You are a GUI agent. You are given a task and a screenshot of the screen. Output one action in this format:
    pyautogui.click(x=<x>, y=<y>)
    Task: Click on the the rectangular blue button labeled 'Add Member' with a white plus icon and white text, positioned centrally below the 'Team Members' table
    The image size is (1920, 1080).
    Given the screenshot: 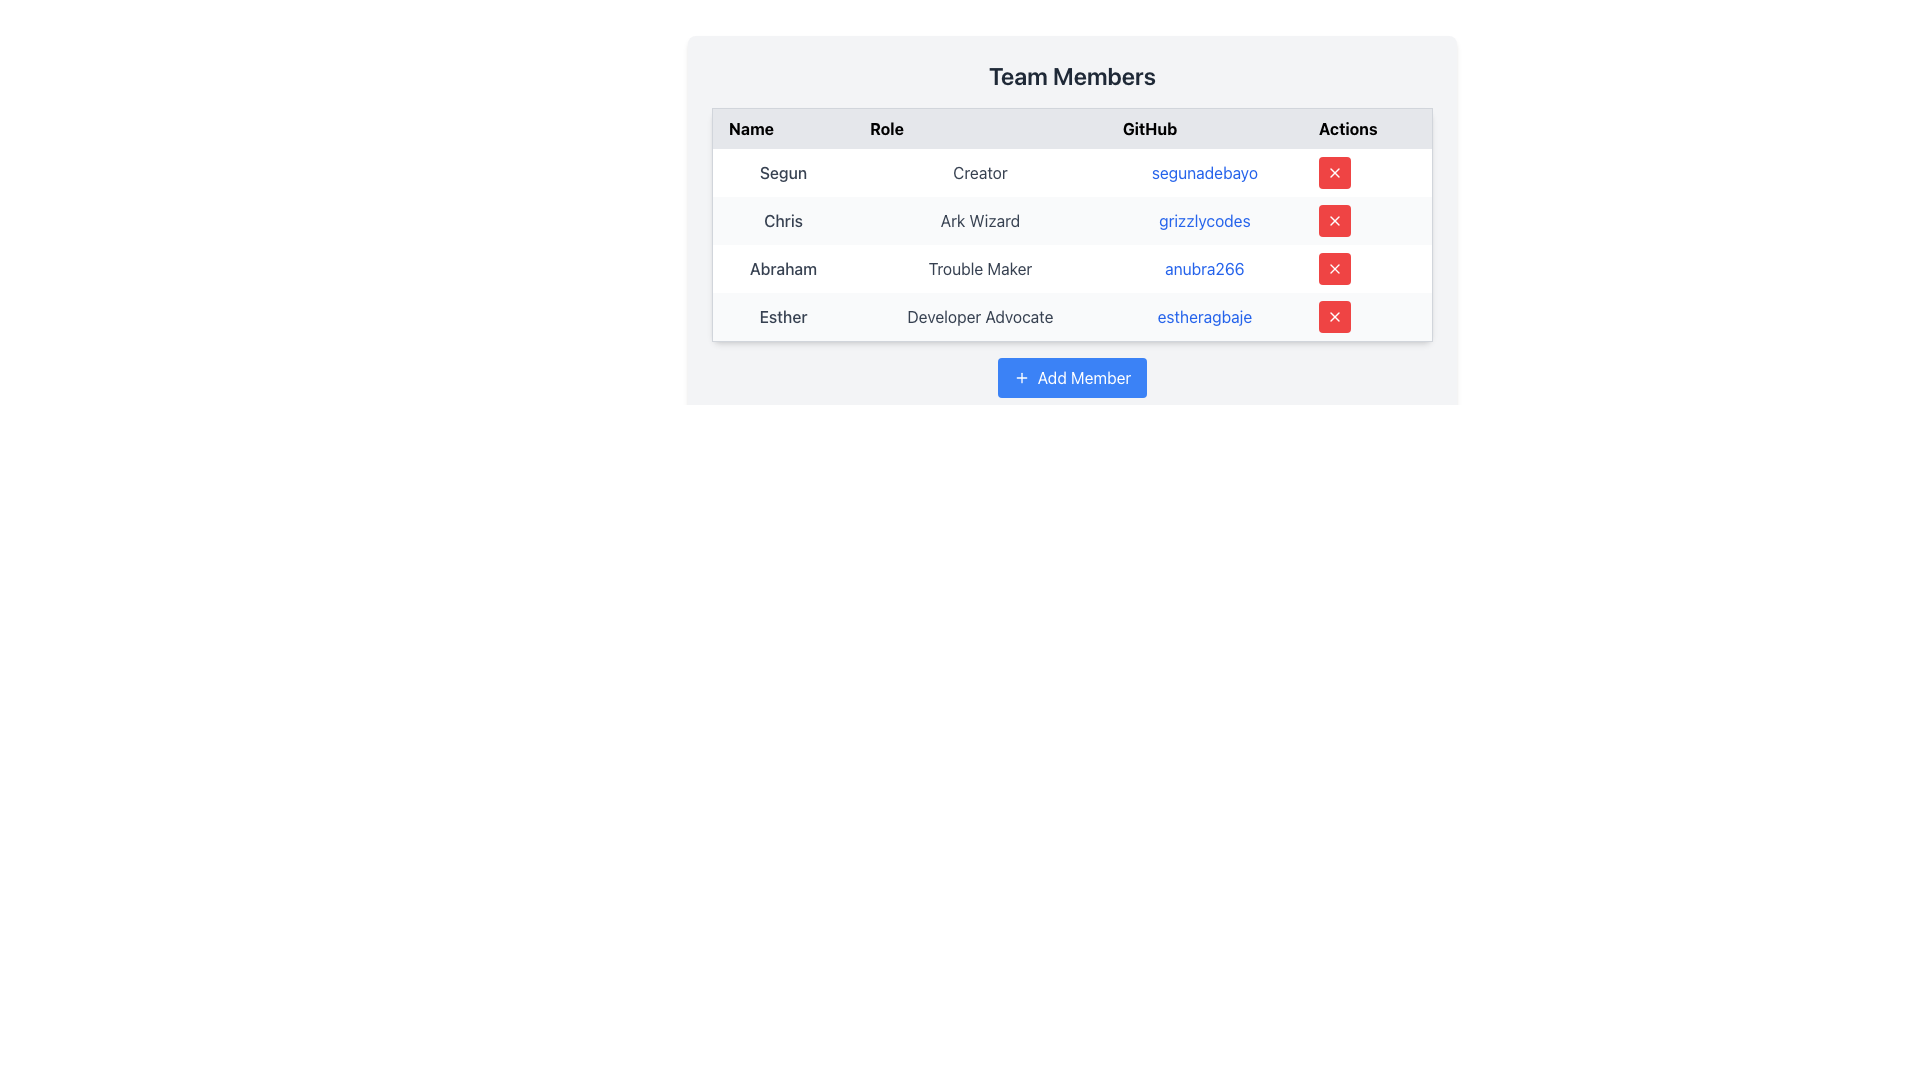 What is the action you would take?
    pyautogui.click(x=1071, y=378)
    